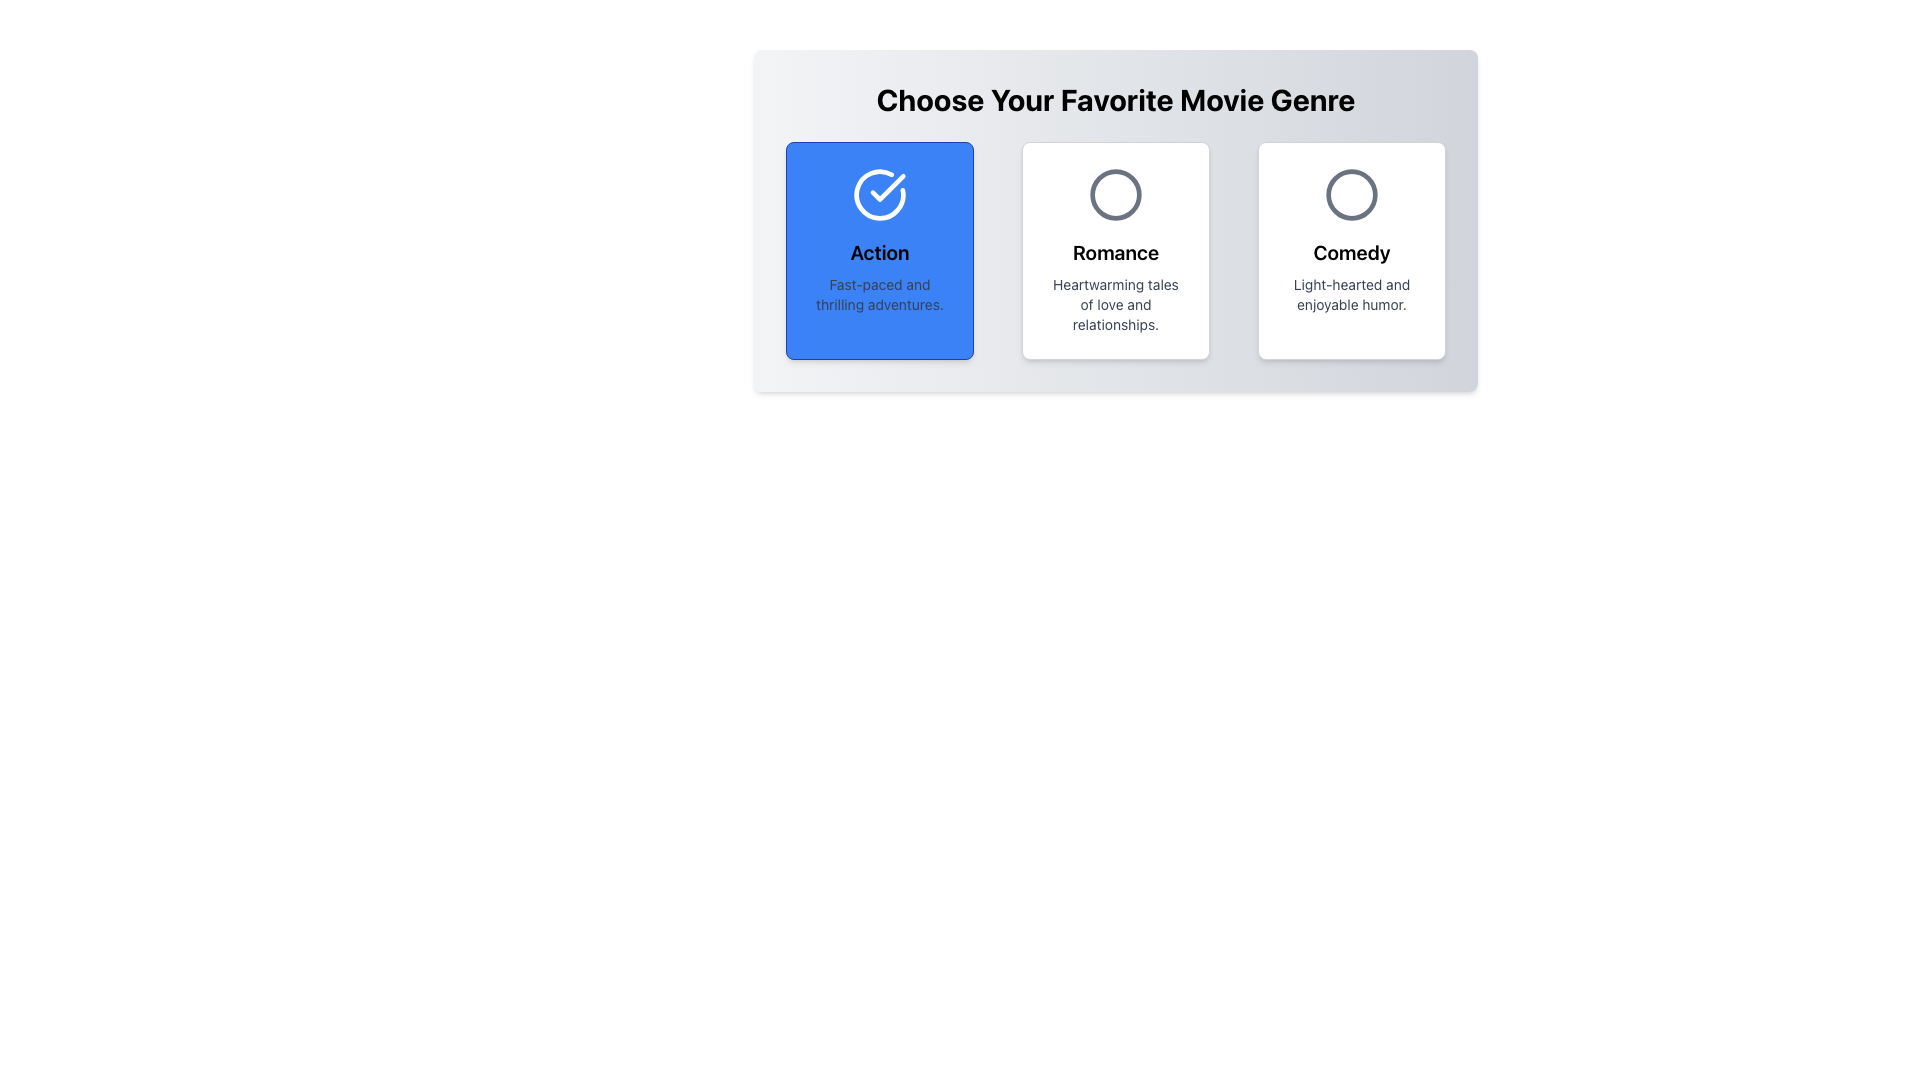  What do you see at coordinates (1352, 252) in the screenshot?
I see `the 'Comedy' genre label, which is the third title in a set of genre cards, positioned above the description 'Light-hearted and enjoyable humor.'` at bounding box center [1352, 252].